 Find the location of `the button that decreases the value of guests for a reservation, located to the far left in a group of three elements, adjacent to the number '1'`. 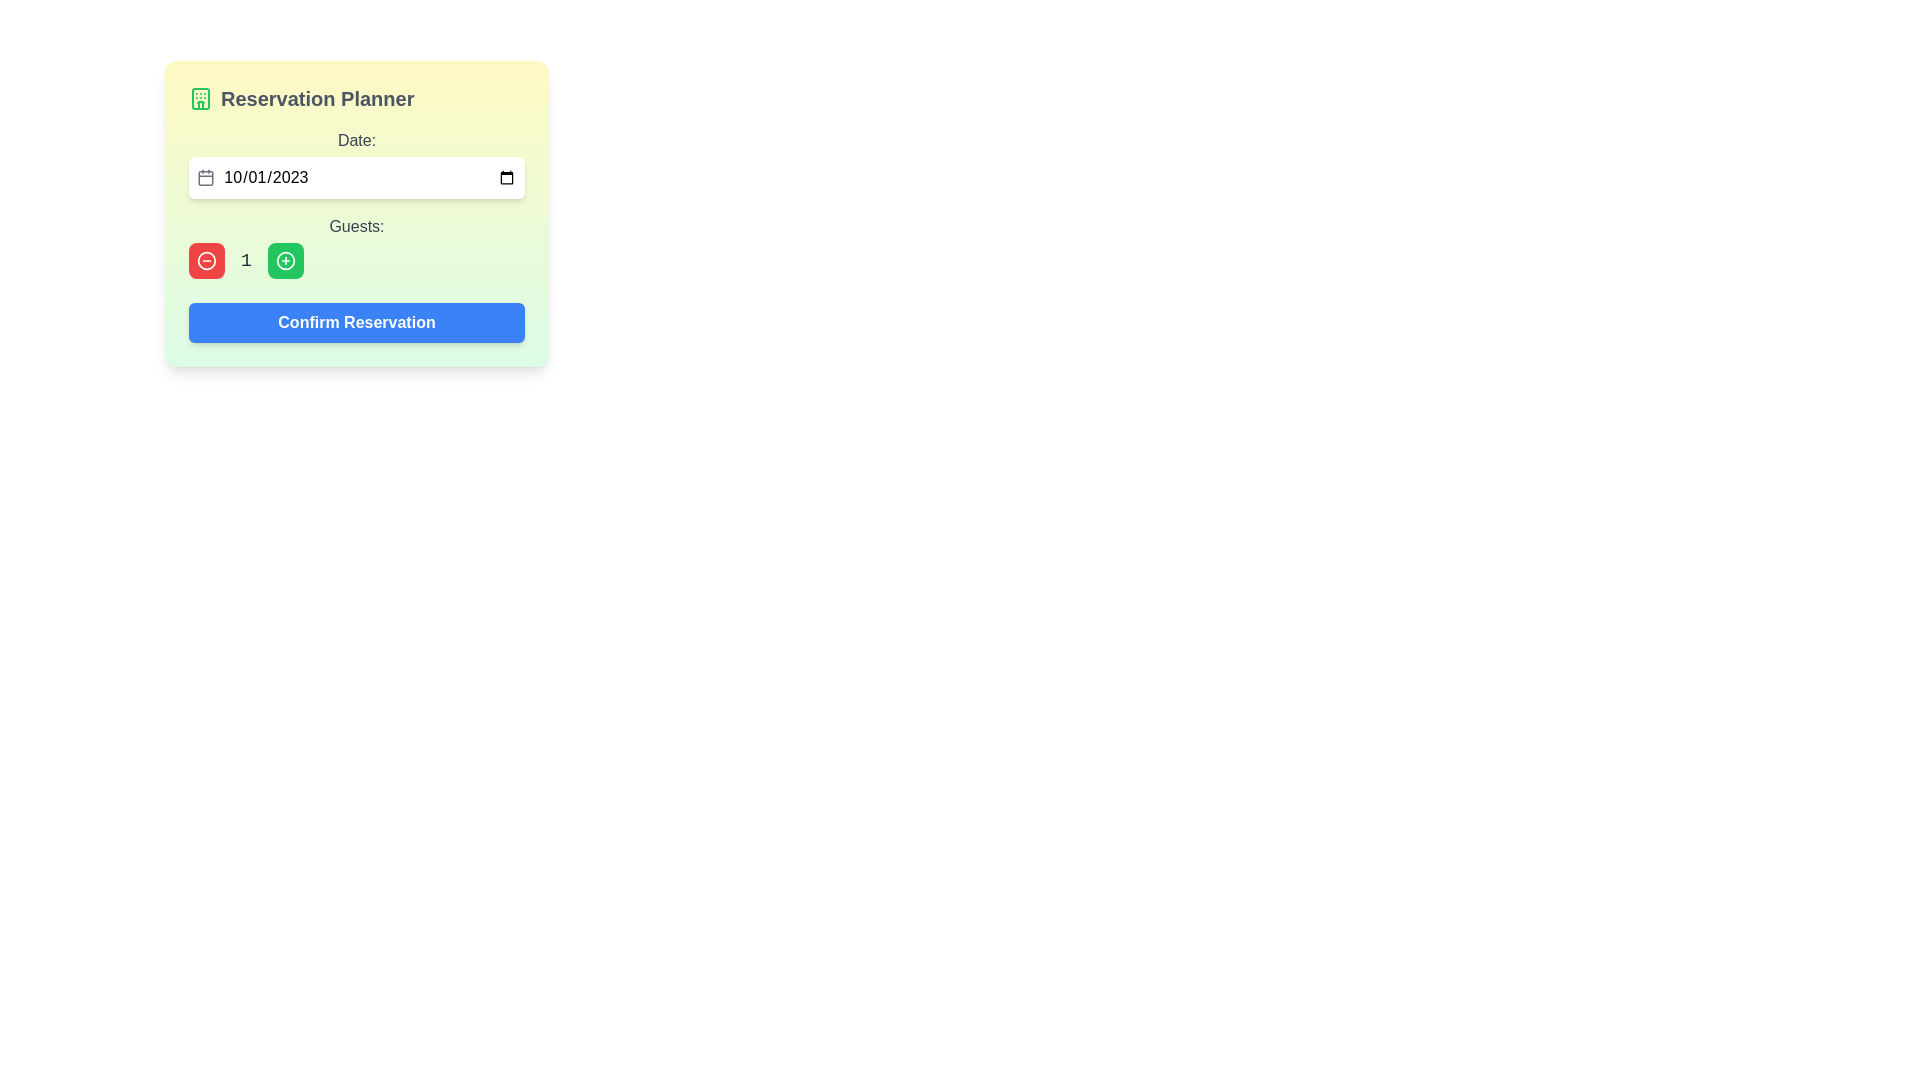

the button that decreases the value of guests for a reservation, located to the far left in a group of three elements, adjacent to the number '1' is located at coordinates (206, 260).